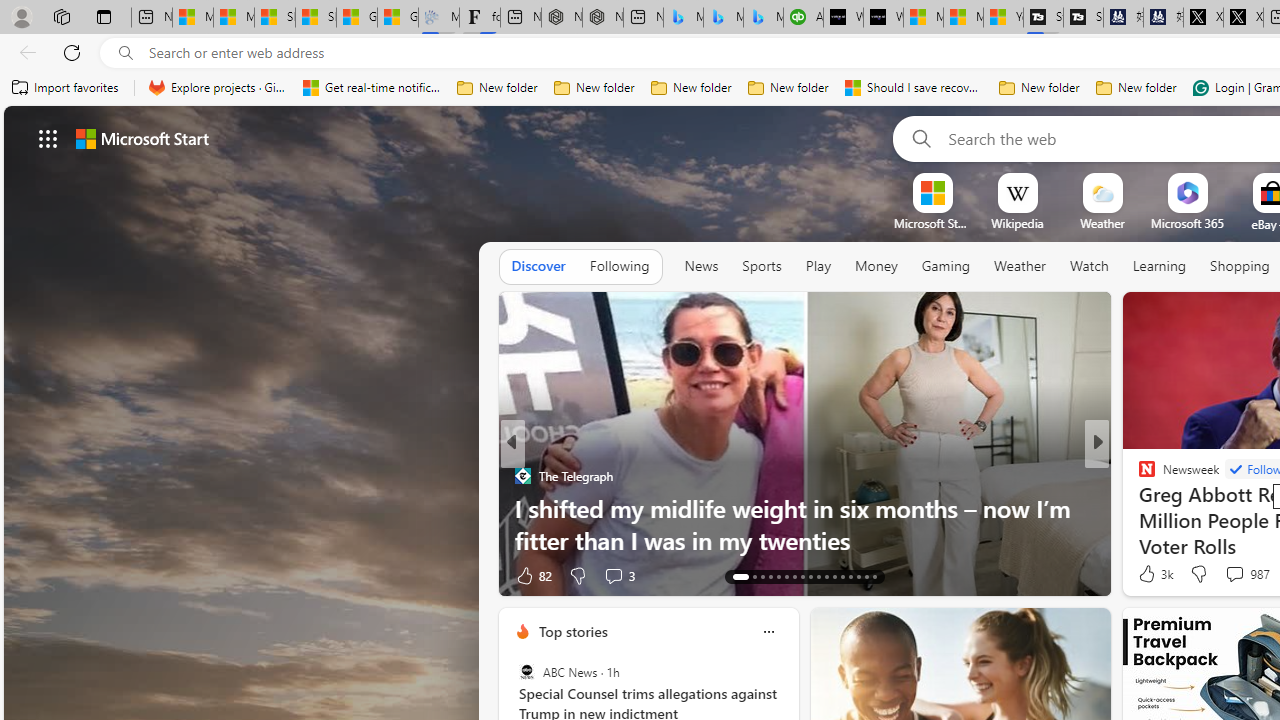 Image resolution: width=1280 pixels, height=720 pixels. What do you see at coordinates (526, 672) in the screenshot?
I see `'ABC News'` at bounding box center [526, 672].